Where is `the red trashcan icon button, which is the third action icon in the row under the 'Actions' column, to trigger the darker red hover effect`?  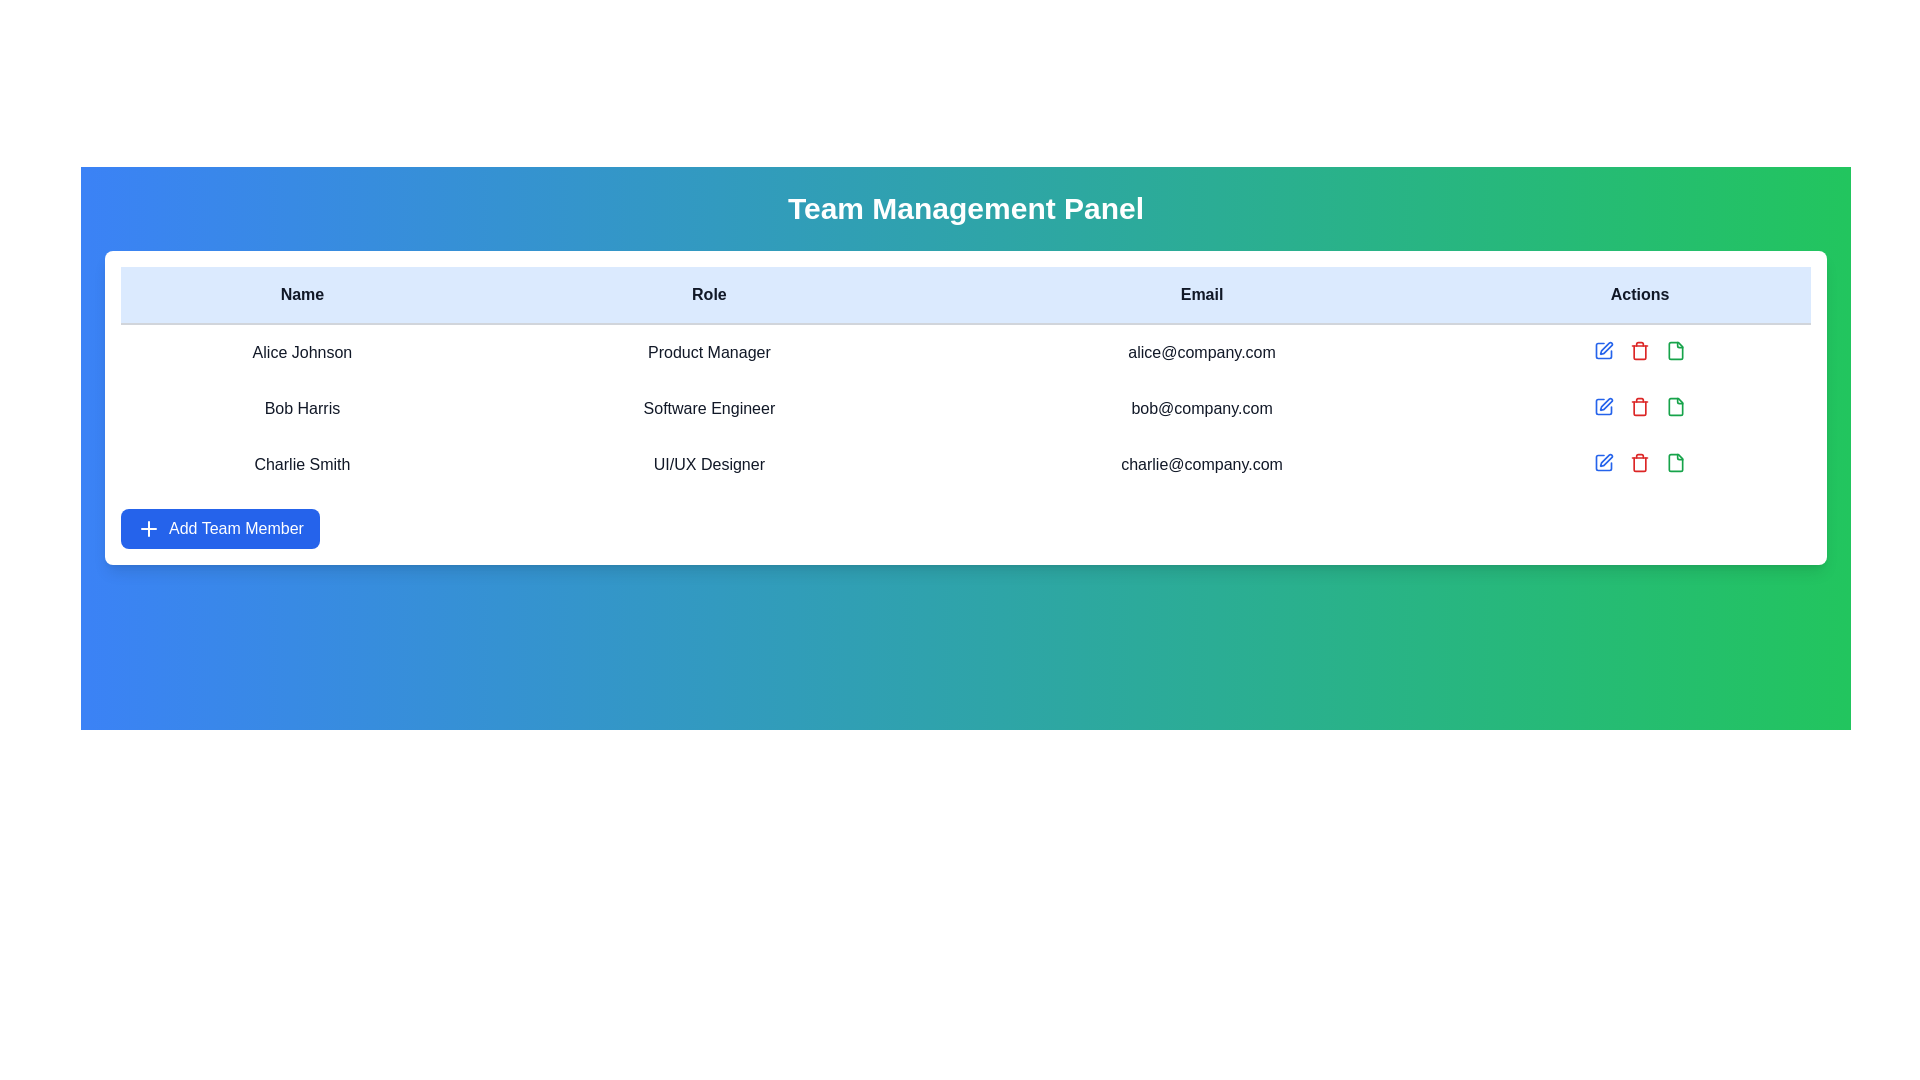
the red trashcan icon button, which is the third action icon in the row under the 'Actions' column, to trigger the darker red hover effect is located at coordinates (1640, 406).